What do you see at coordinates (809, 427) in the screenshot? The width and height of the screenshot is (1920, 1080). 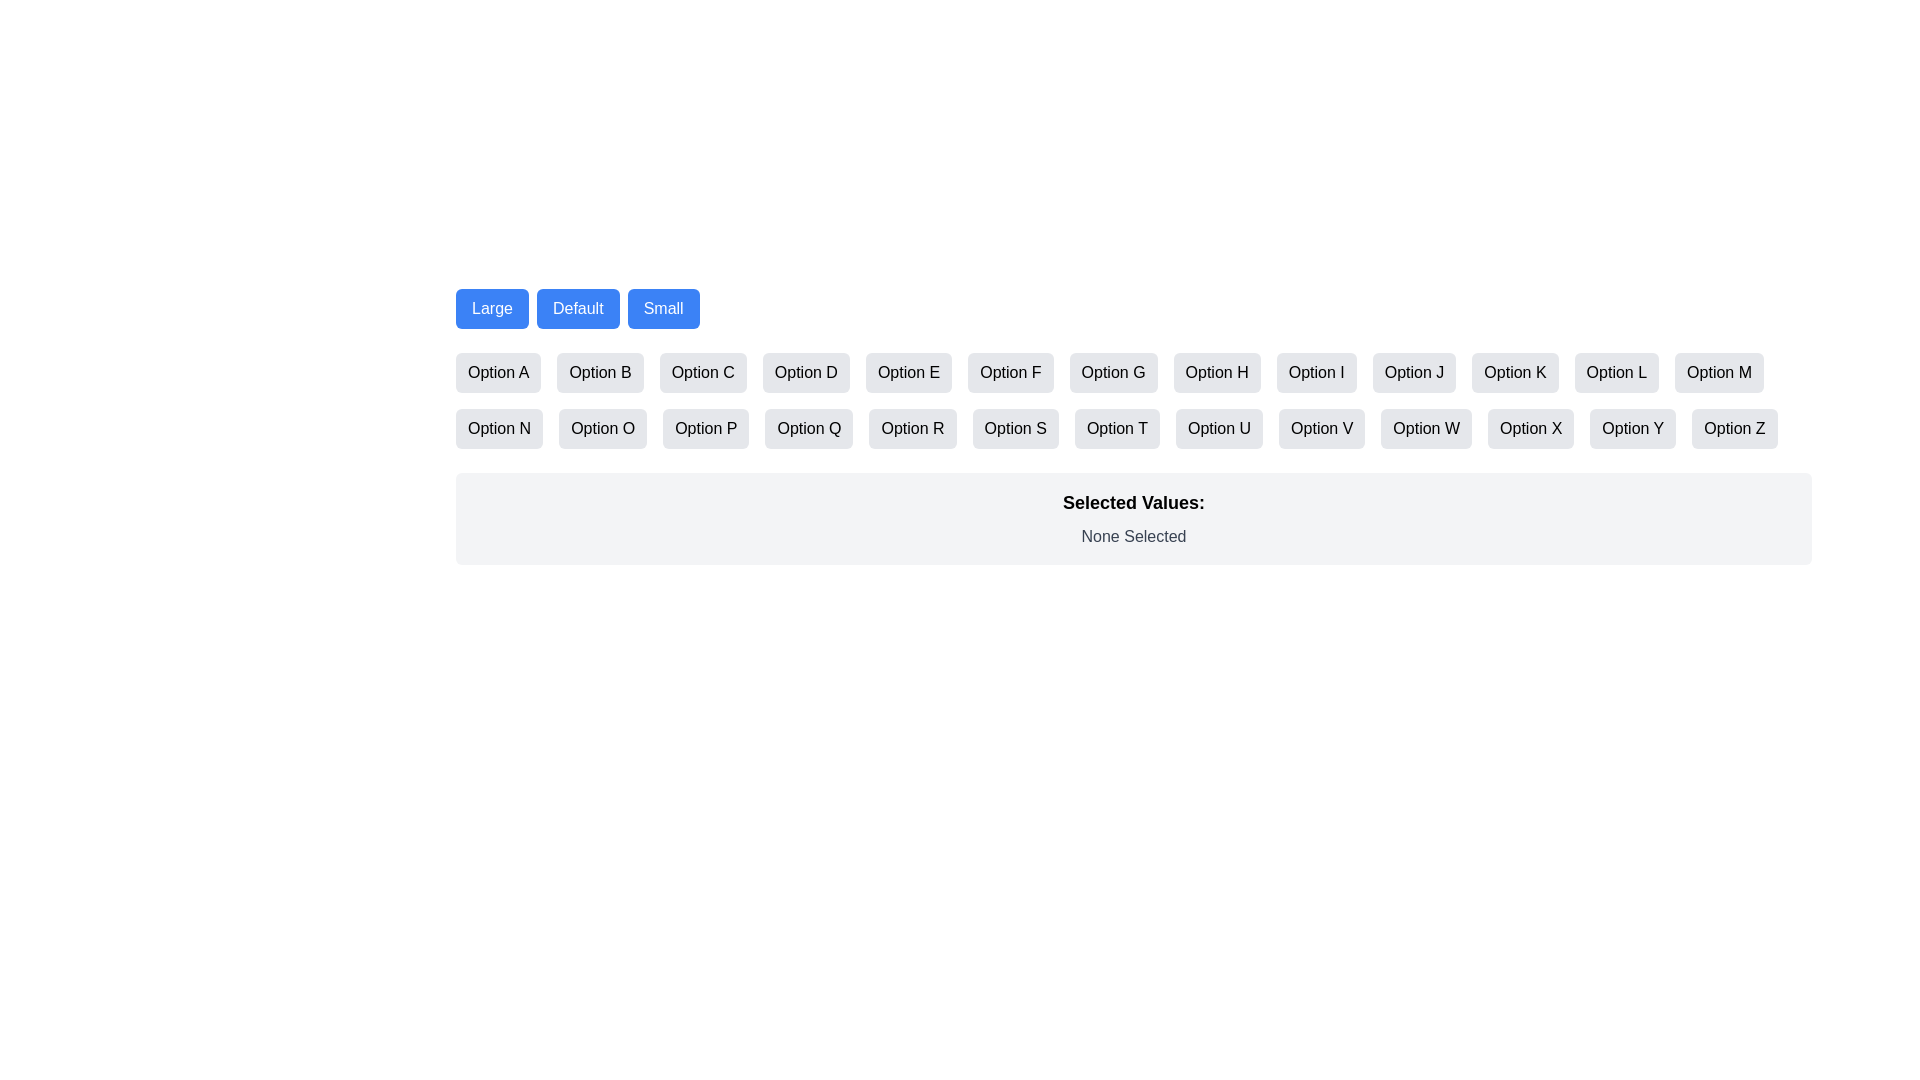 I see `the button labeled 'Option Q', which is the fourth button in the second row of a grid of buttons below blue buttons labeled 'Large', 'Default', and 'Small'` at bounding box center [809, 427].